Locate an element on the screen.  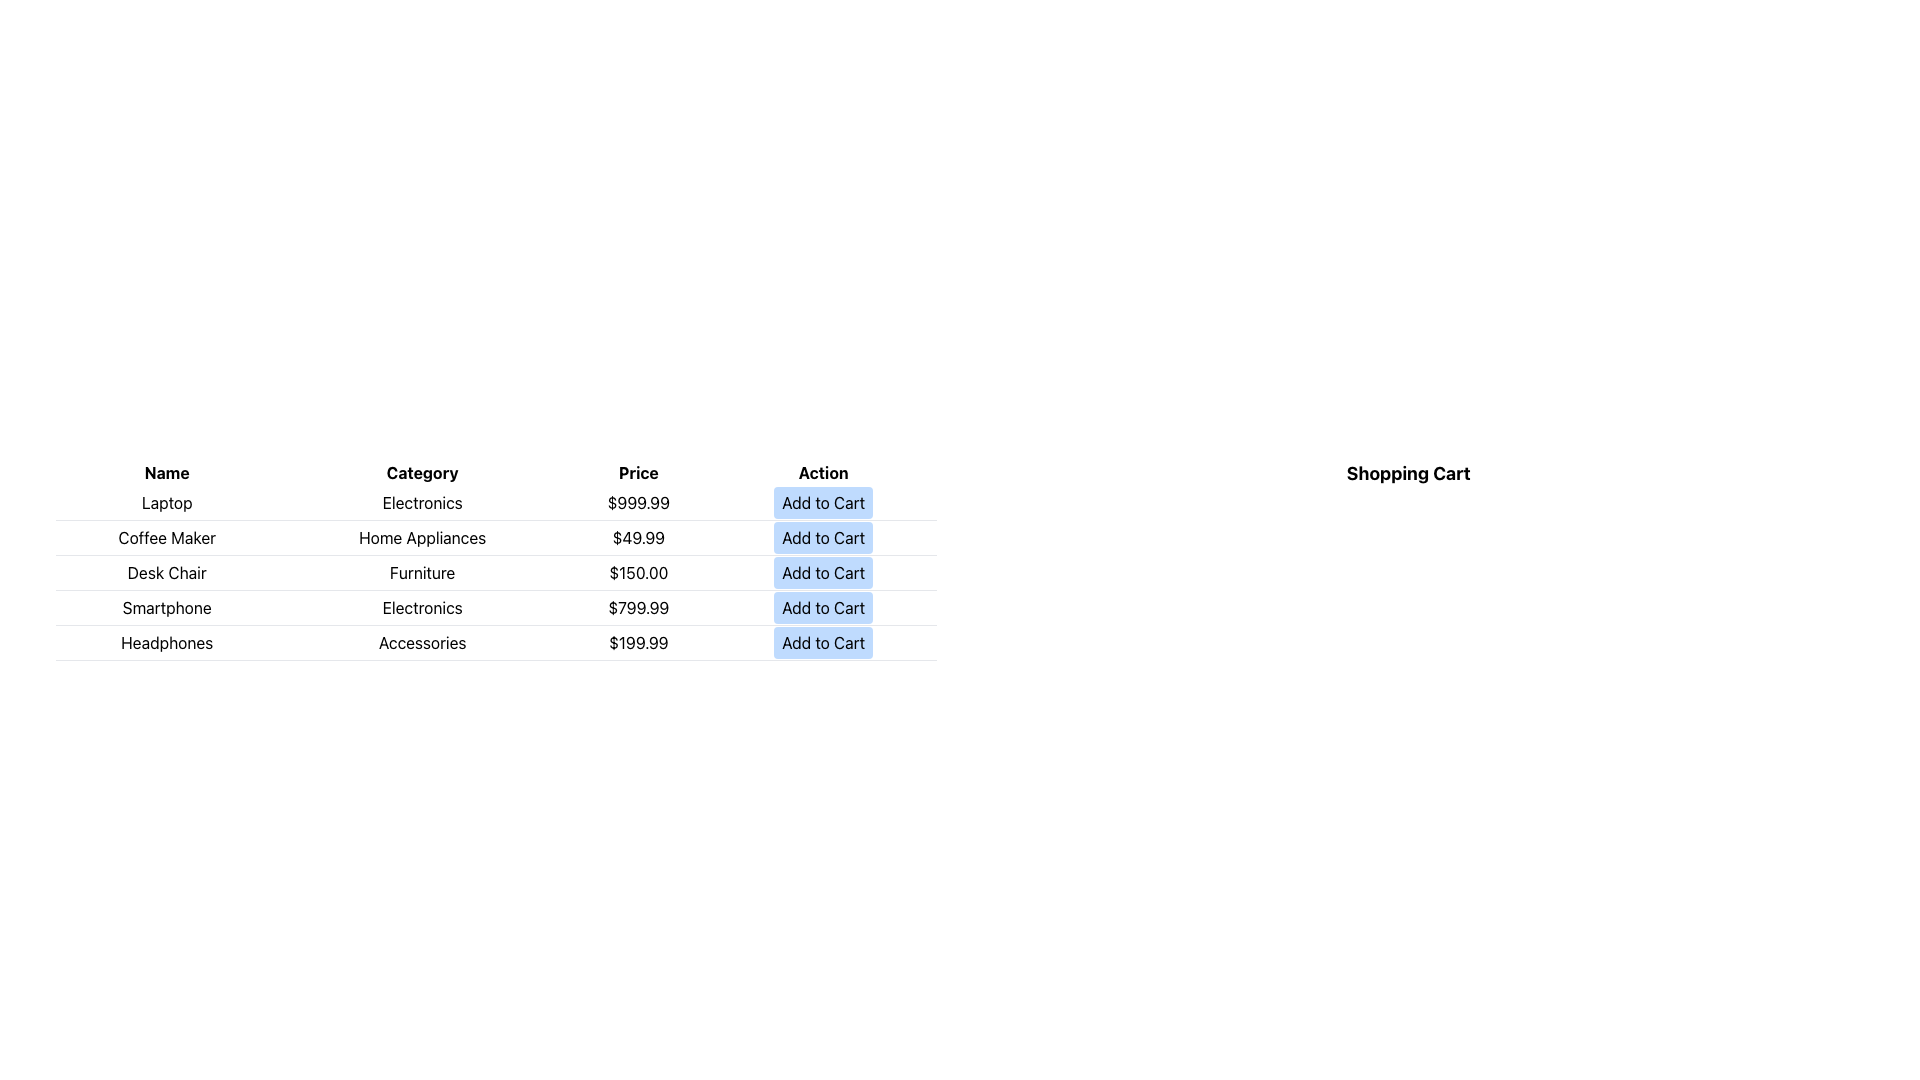
the 'Add to Cart' button with rounded corners and light blue background for the product 'Desk Chair' priced at '$150.00' in the fourth column of the action row is located at coordinates (823, 573).